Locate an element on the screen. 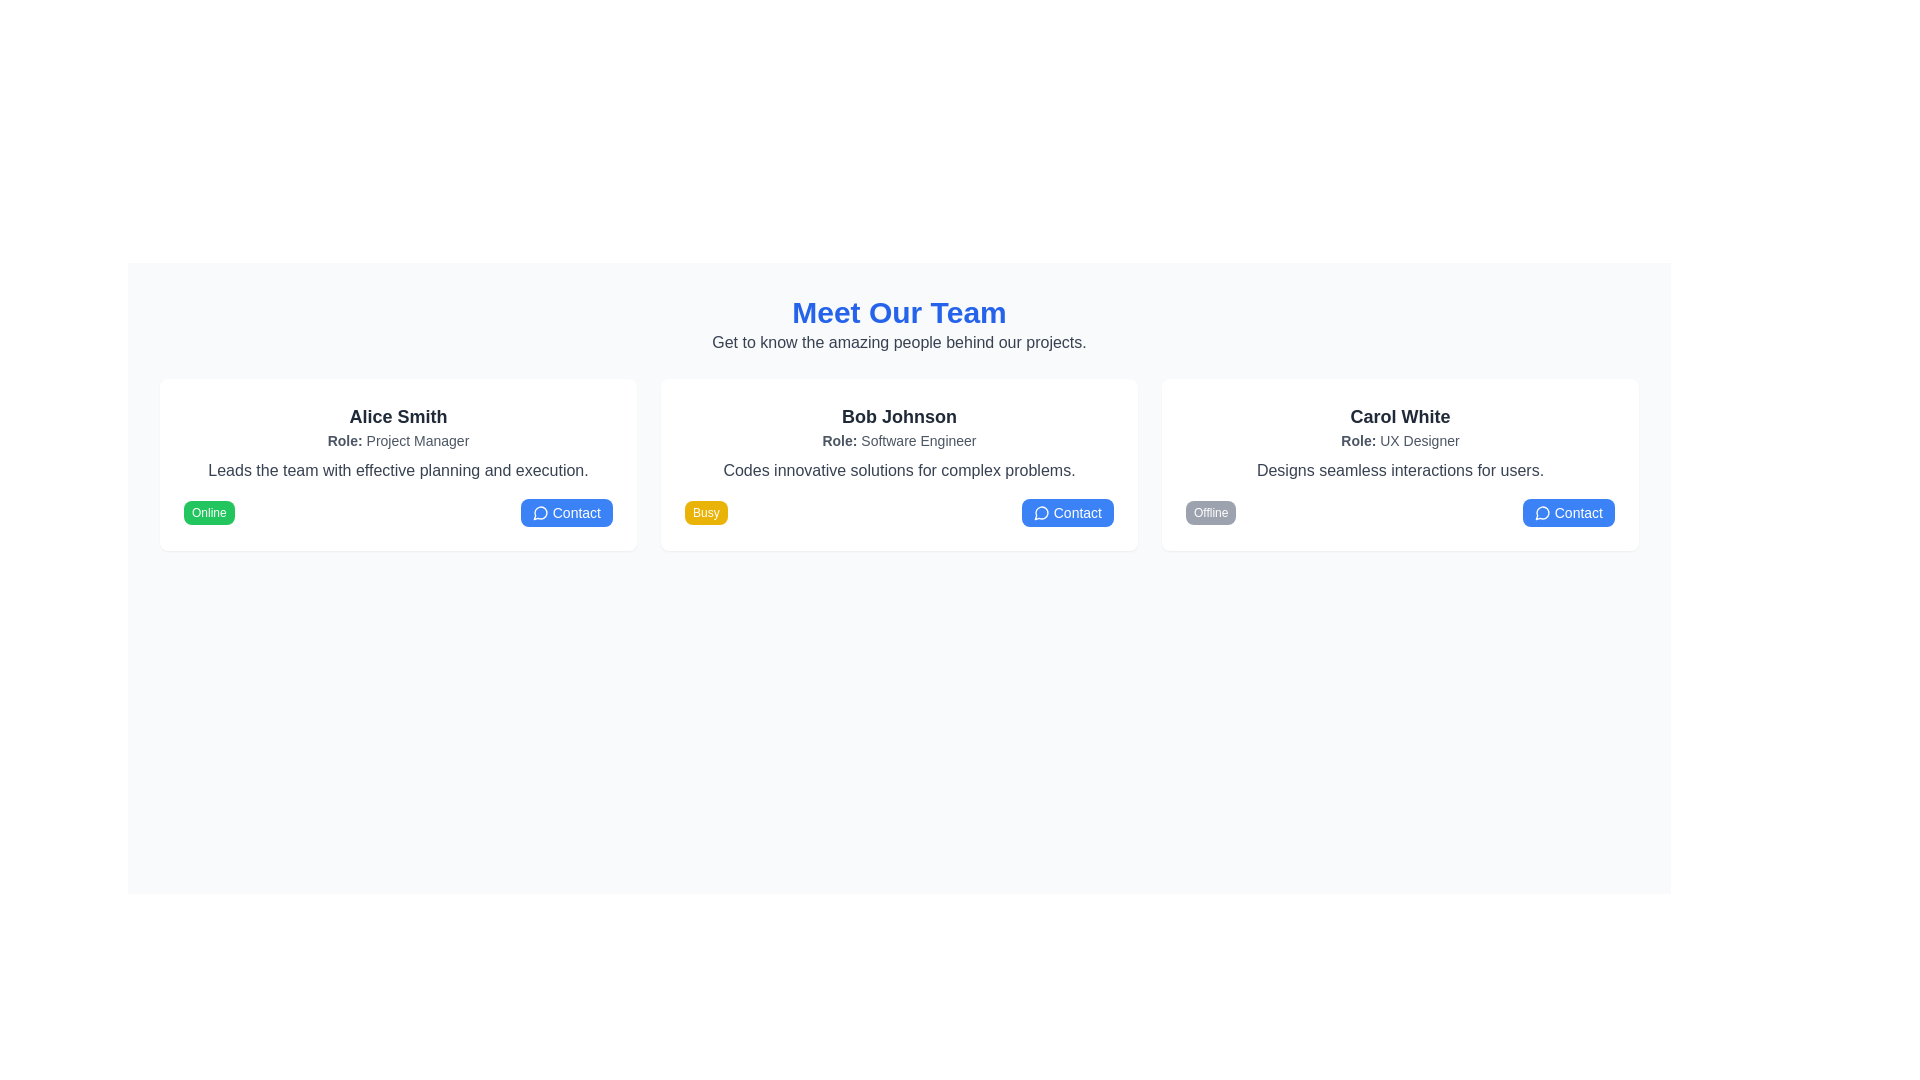 The height and width of the screenshot is (1080, 1920). the 'Contact' icon, which is positioned to the left of the 'Contact' button text for 'Alice Smith', the 'Project Manager' is located at coordinates (540, 512).